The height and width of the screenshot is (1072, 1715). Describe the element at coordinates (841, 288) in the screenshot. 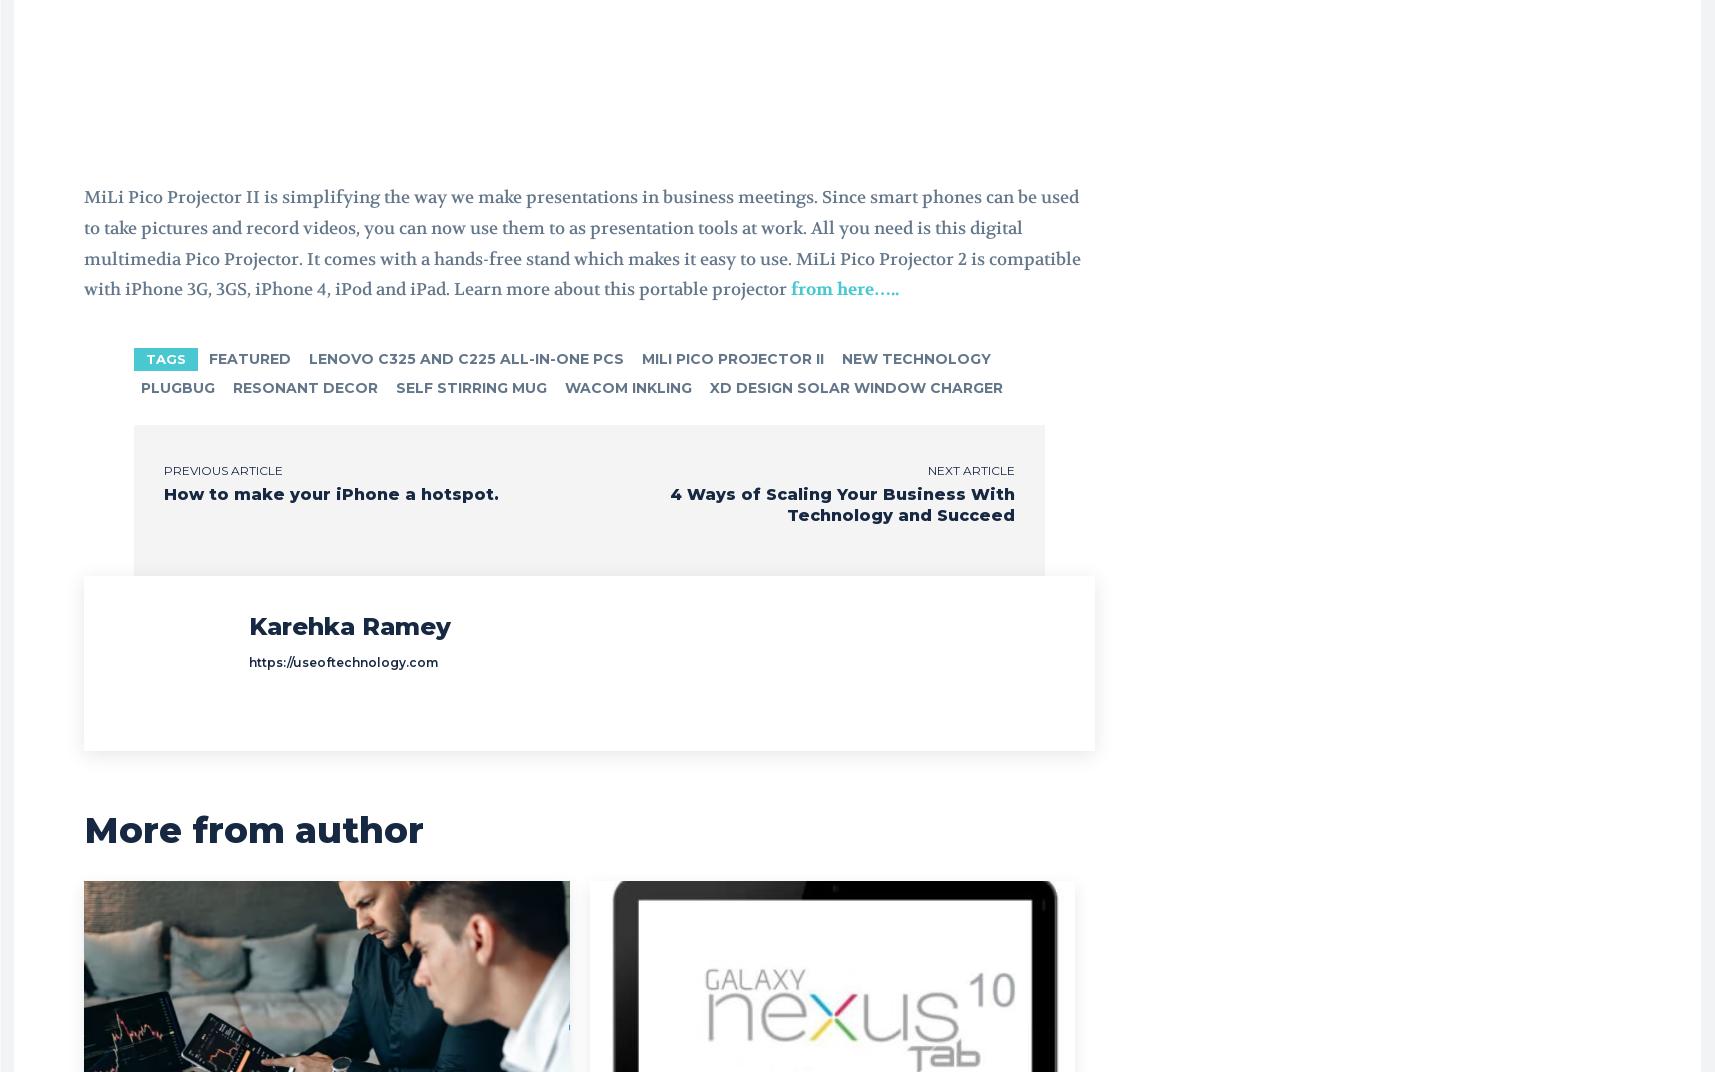

I see `'from here…..'` at that location.